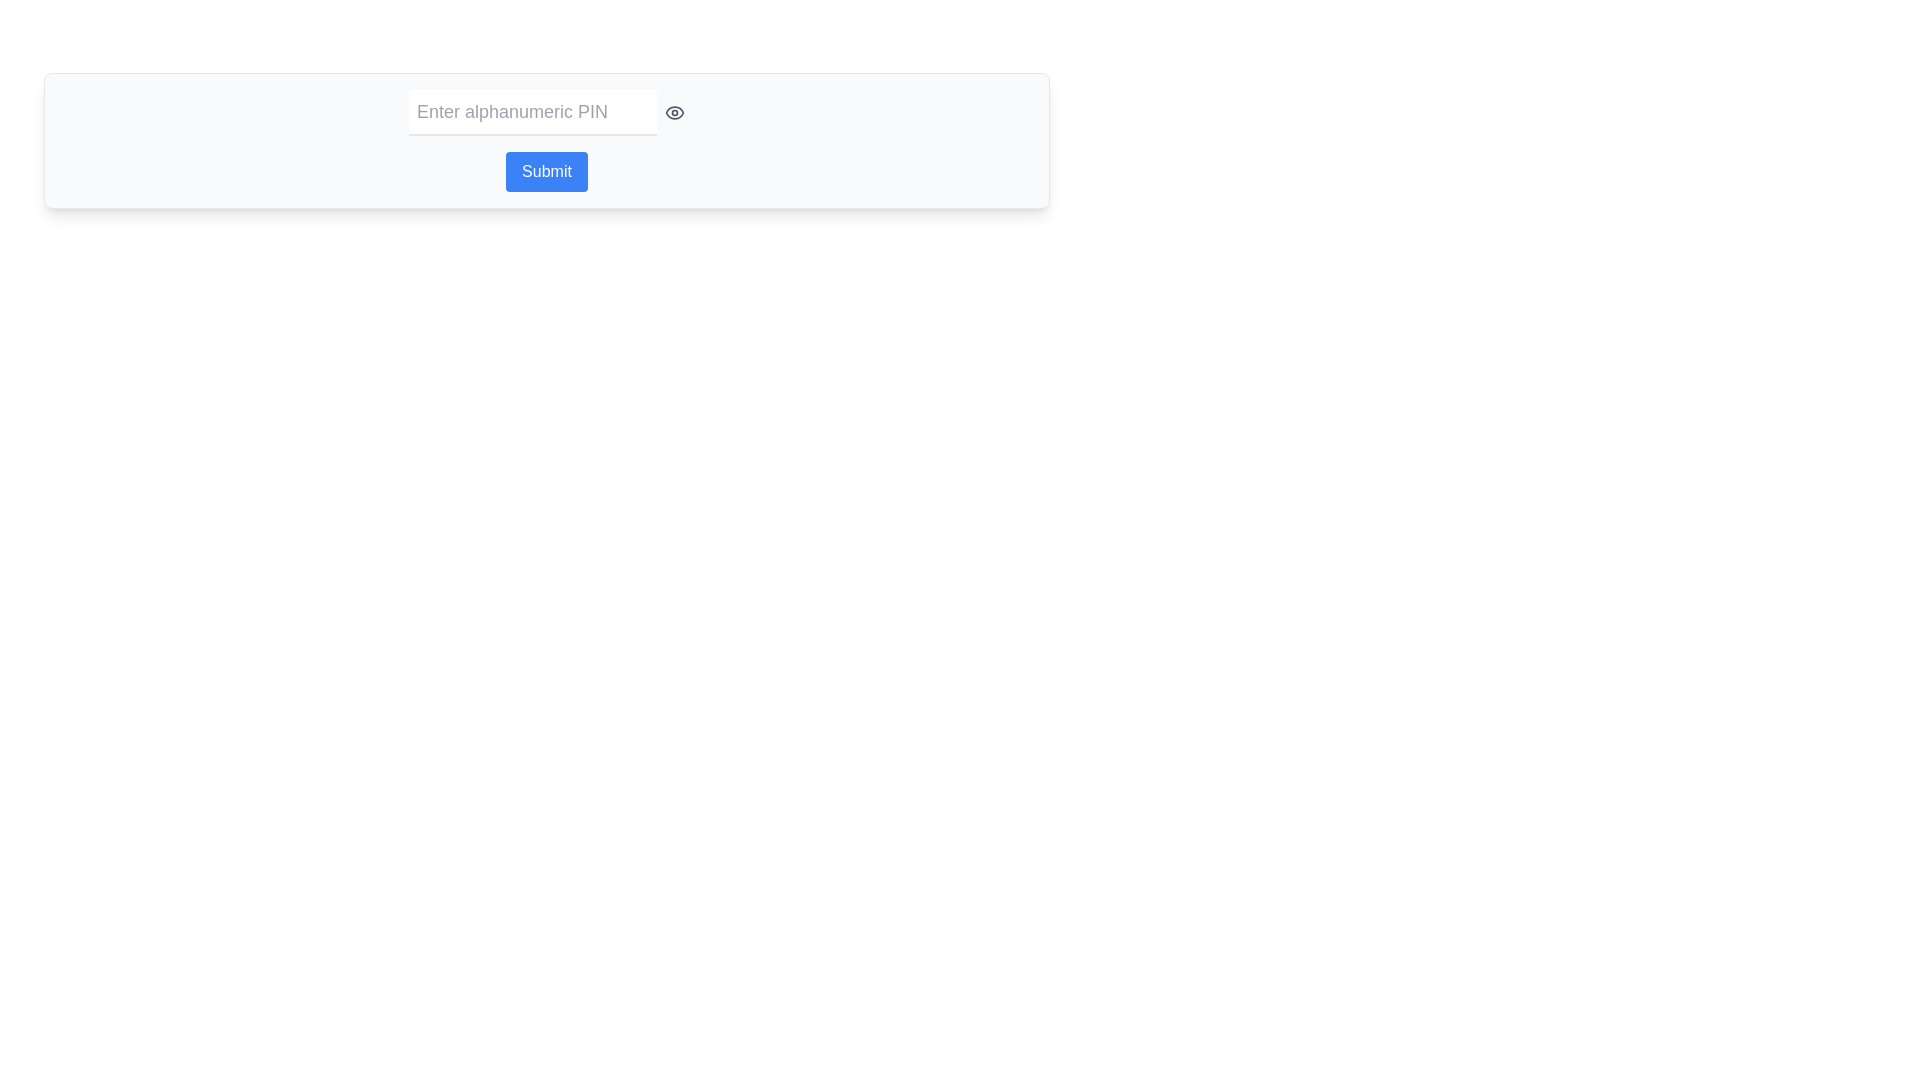 This screenshot has height=1080, width=1920. I want to click on the Password input field, which is styled with a bottom border that changes to blue on focus and contains the placeholder text 'Enter alphanumeric PIN', to focus and begin input, so click(532, 112).